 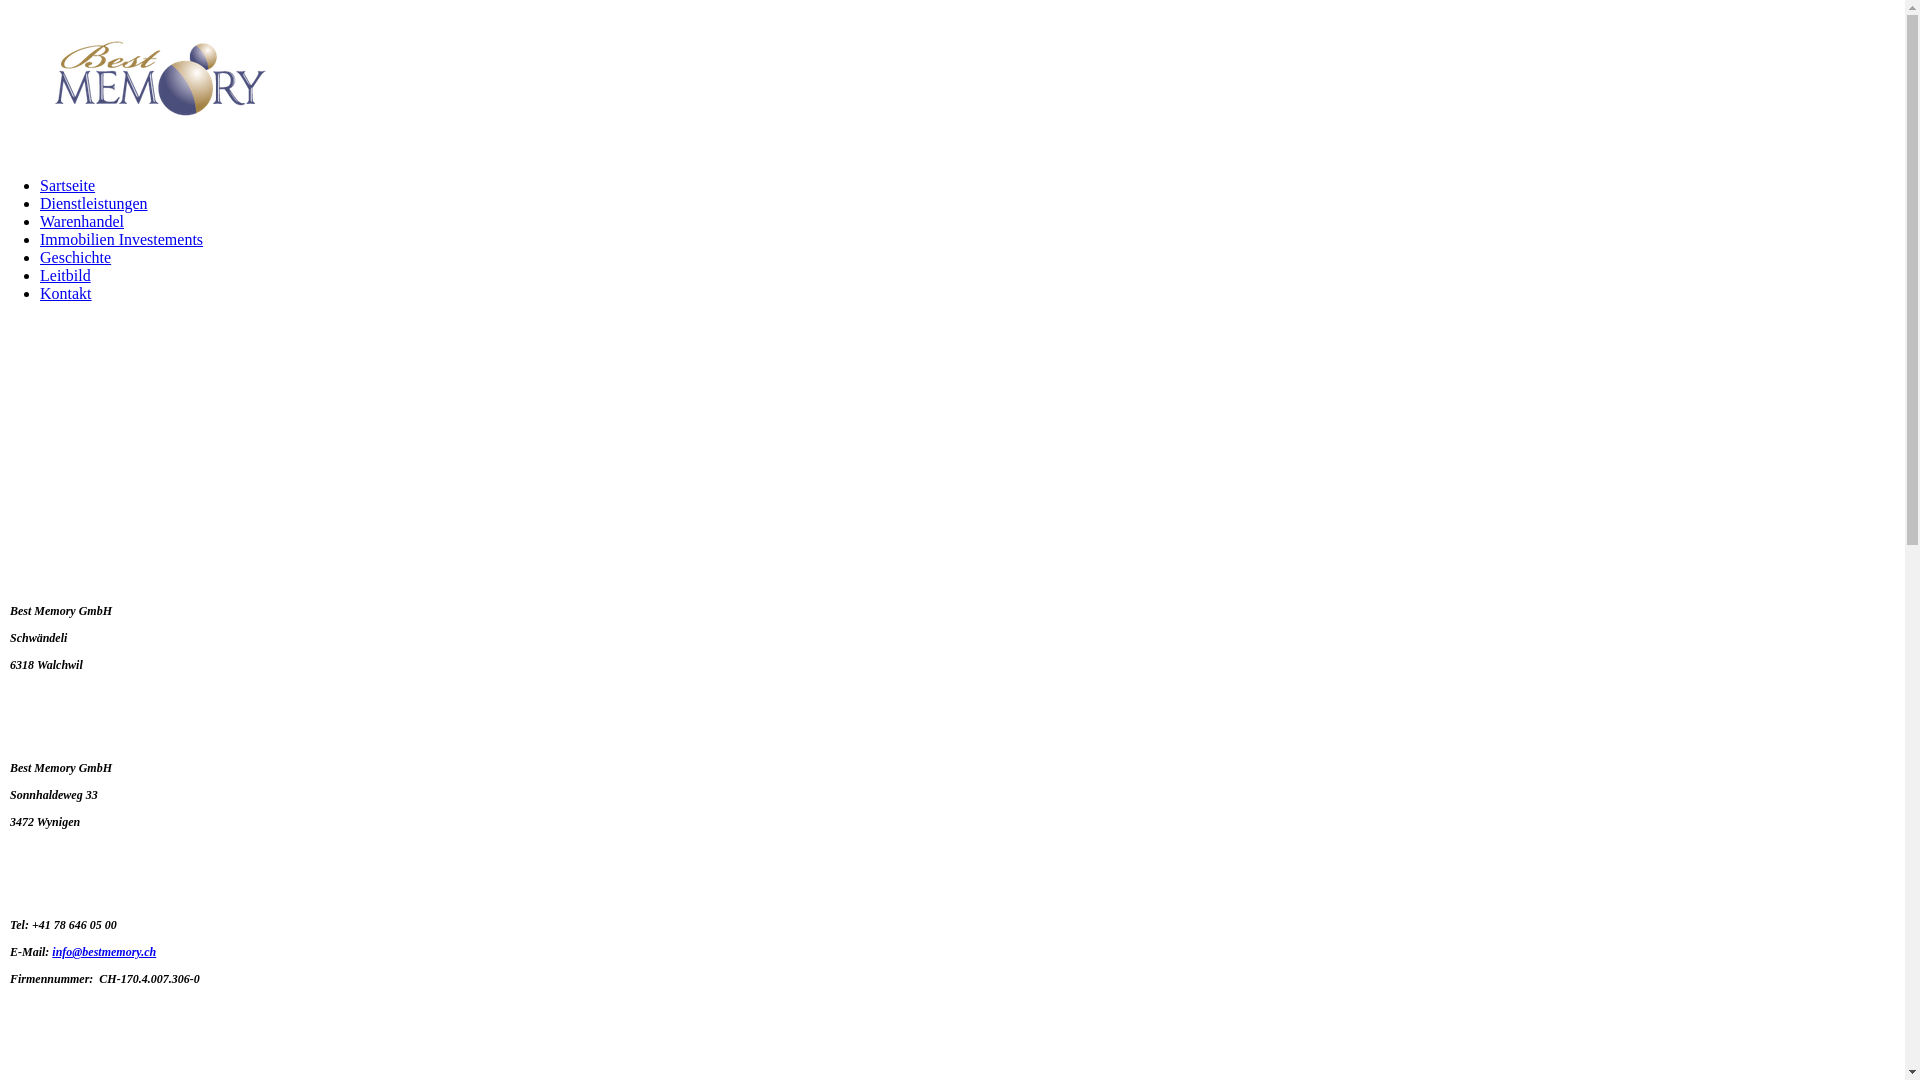 What do you see at coordinates (66, 293) in the screenshot?
I see `'Kontakt'` at bounding box center [66, 293].